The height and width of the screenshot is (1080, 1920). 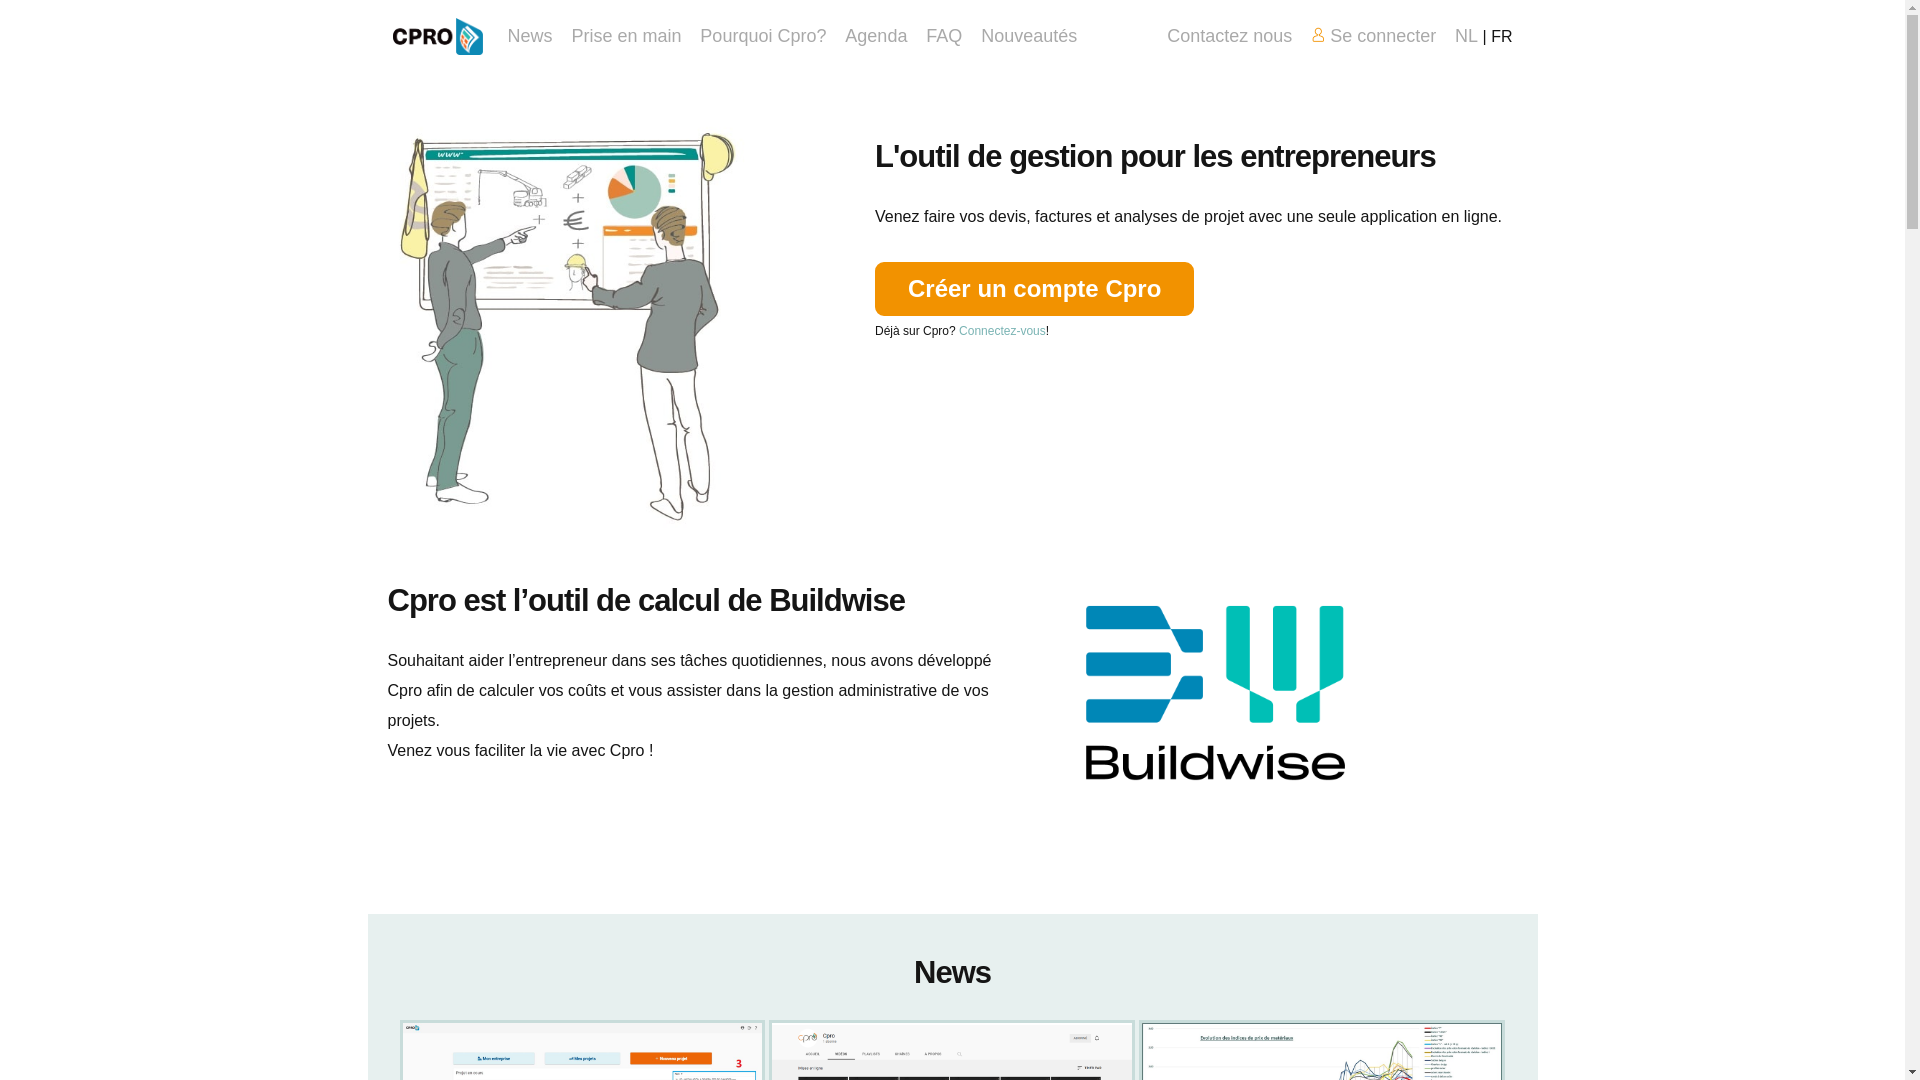 I want to click on 'FAQ', so click(x=943, y=35).